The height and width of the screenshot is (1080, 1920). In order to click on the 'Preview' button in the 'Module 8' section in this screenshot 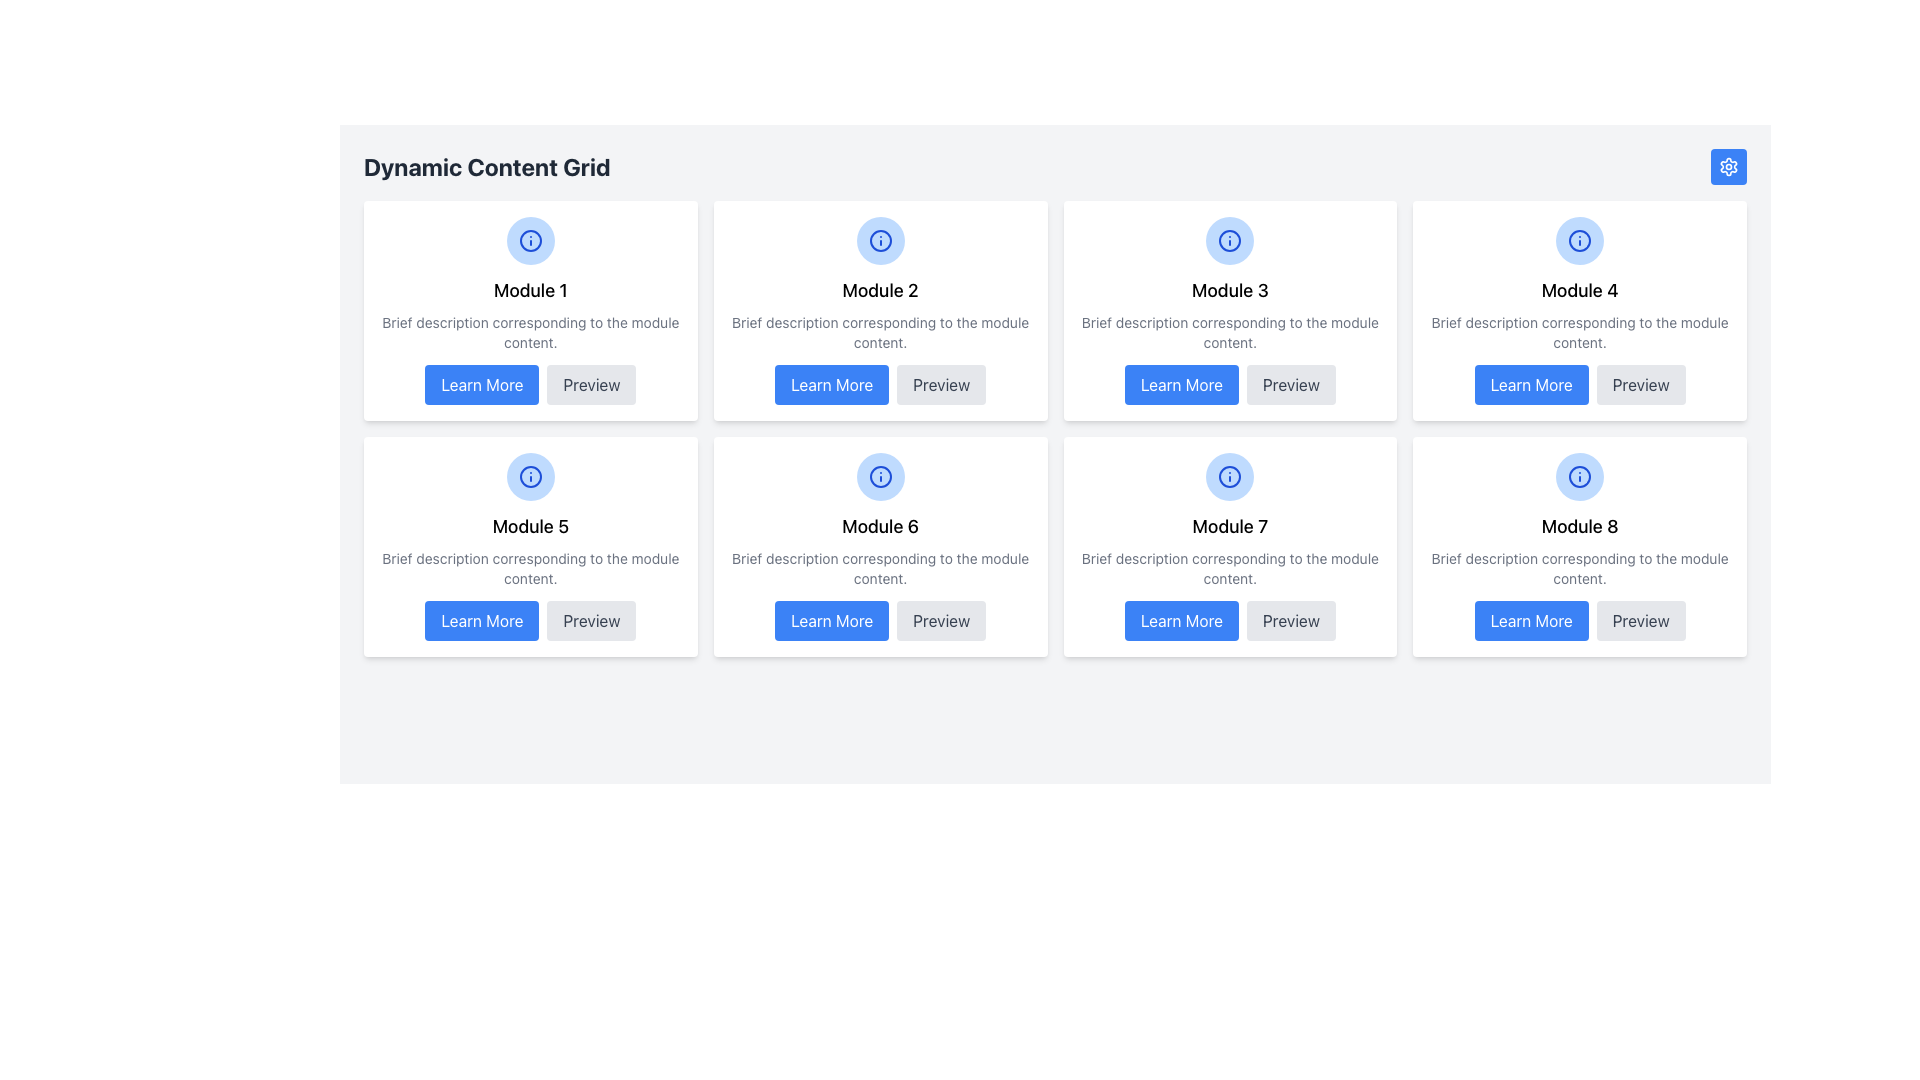, I will do `click(1641, 620)`.